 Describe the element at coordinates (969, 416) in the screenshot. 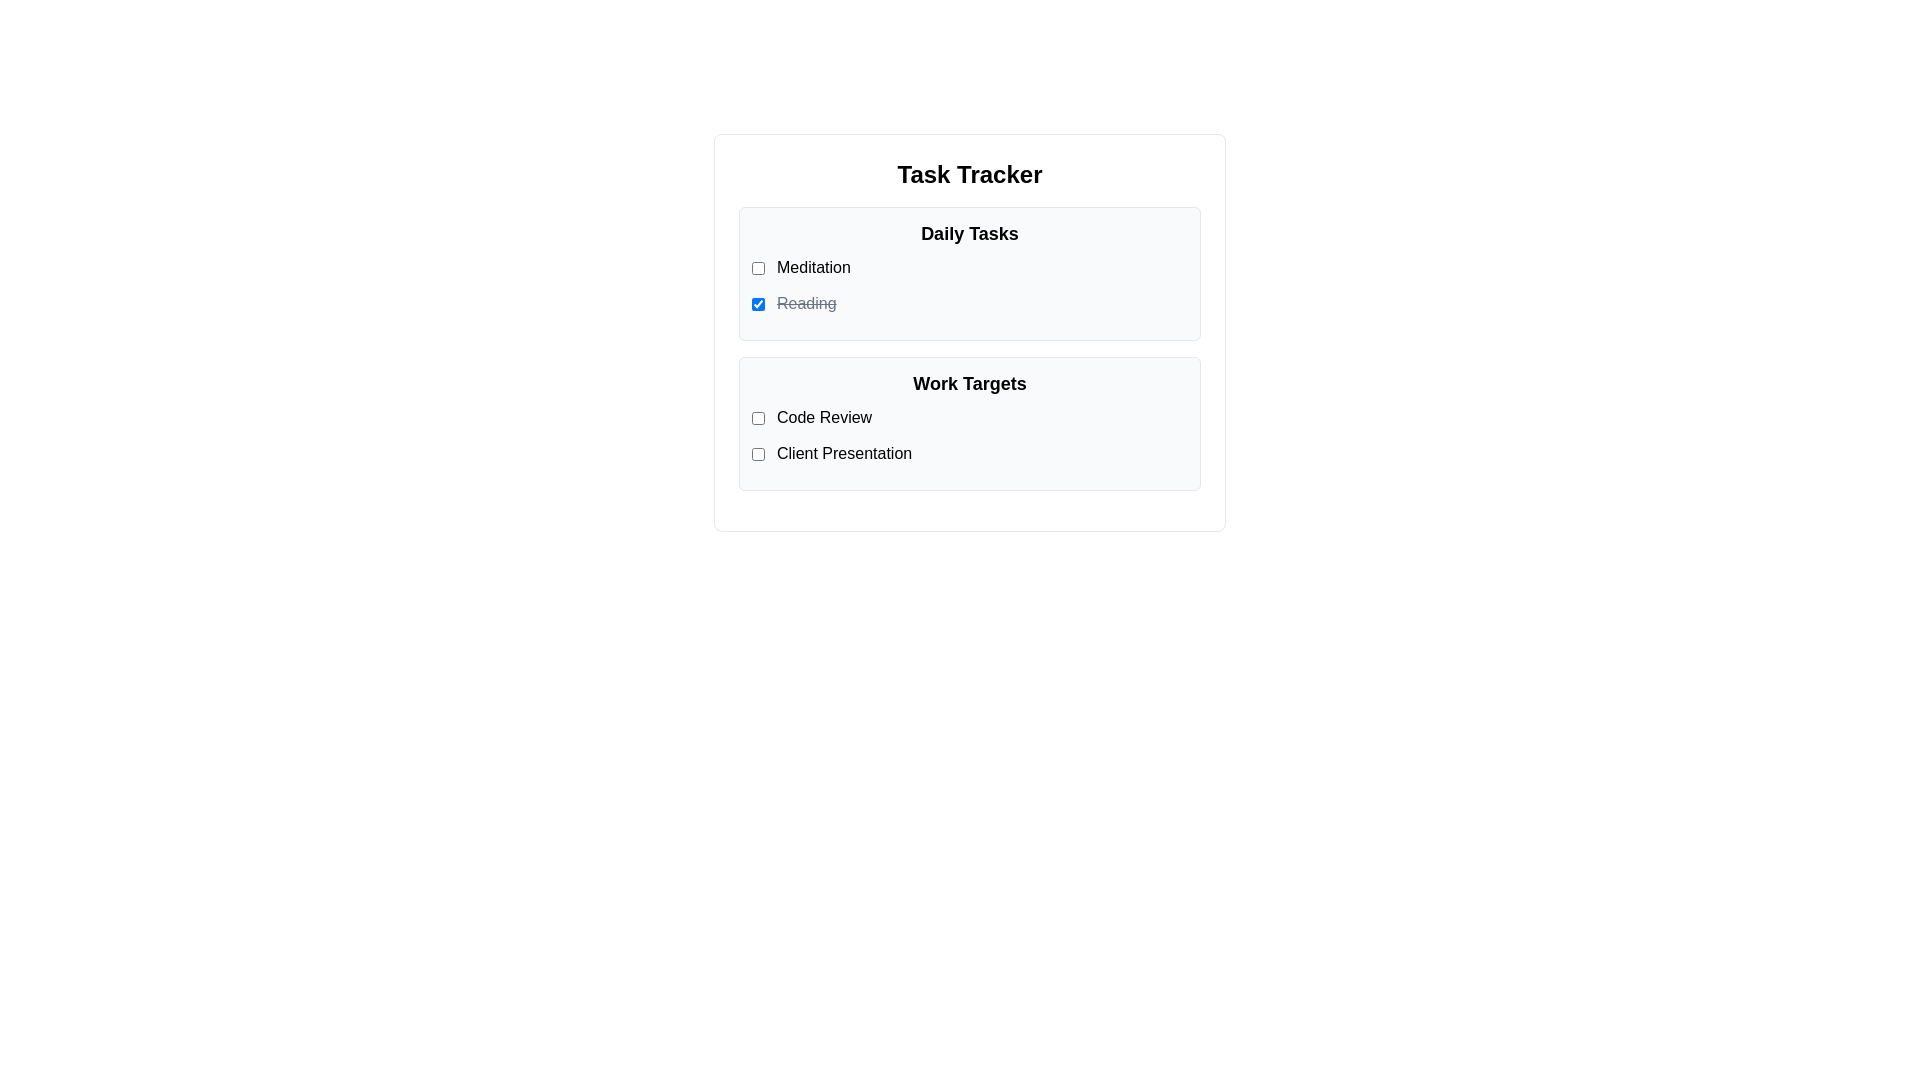

I see `the checkbox associated with the 'Code Review' task label` at that location.